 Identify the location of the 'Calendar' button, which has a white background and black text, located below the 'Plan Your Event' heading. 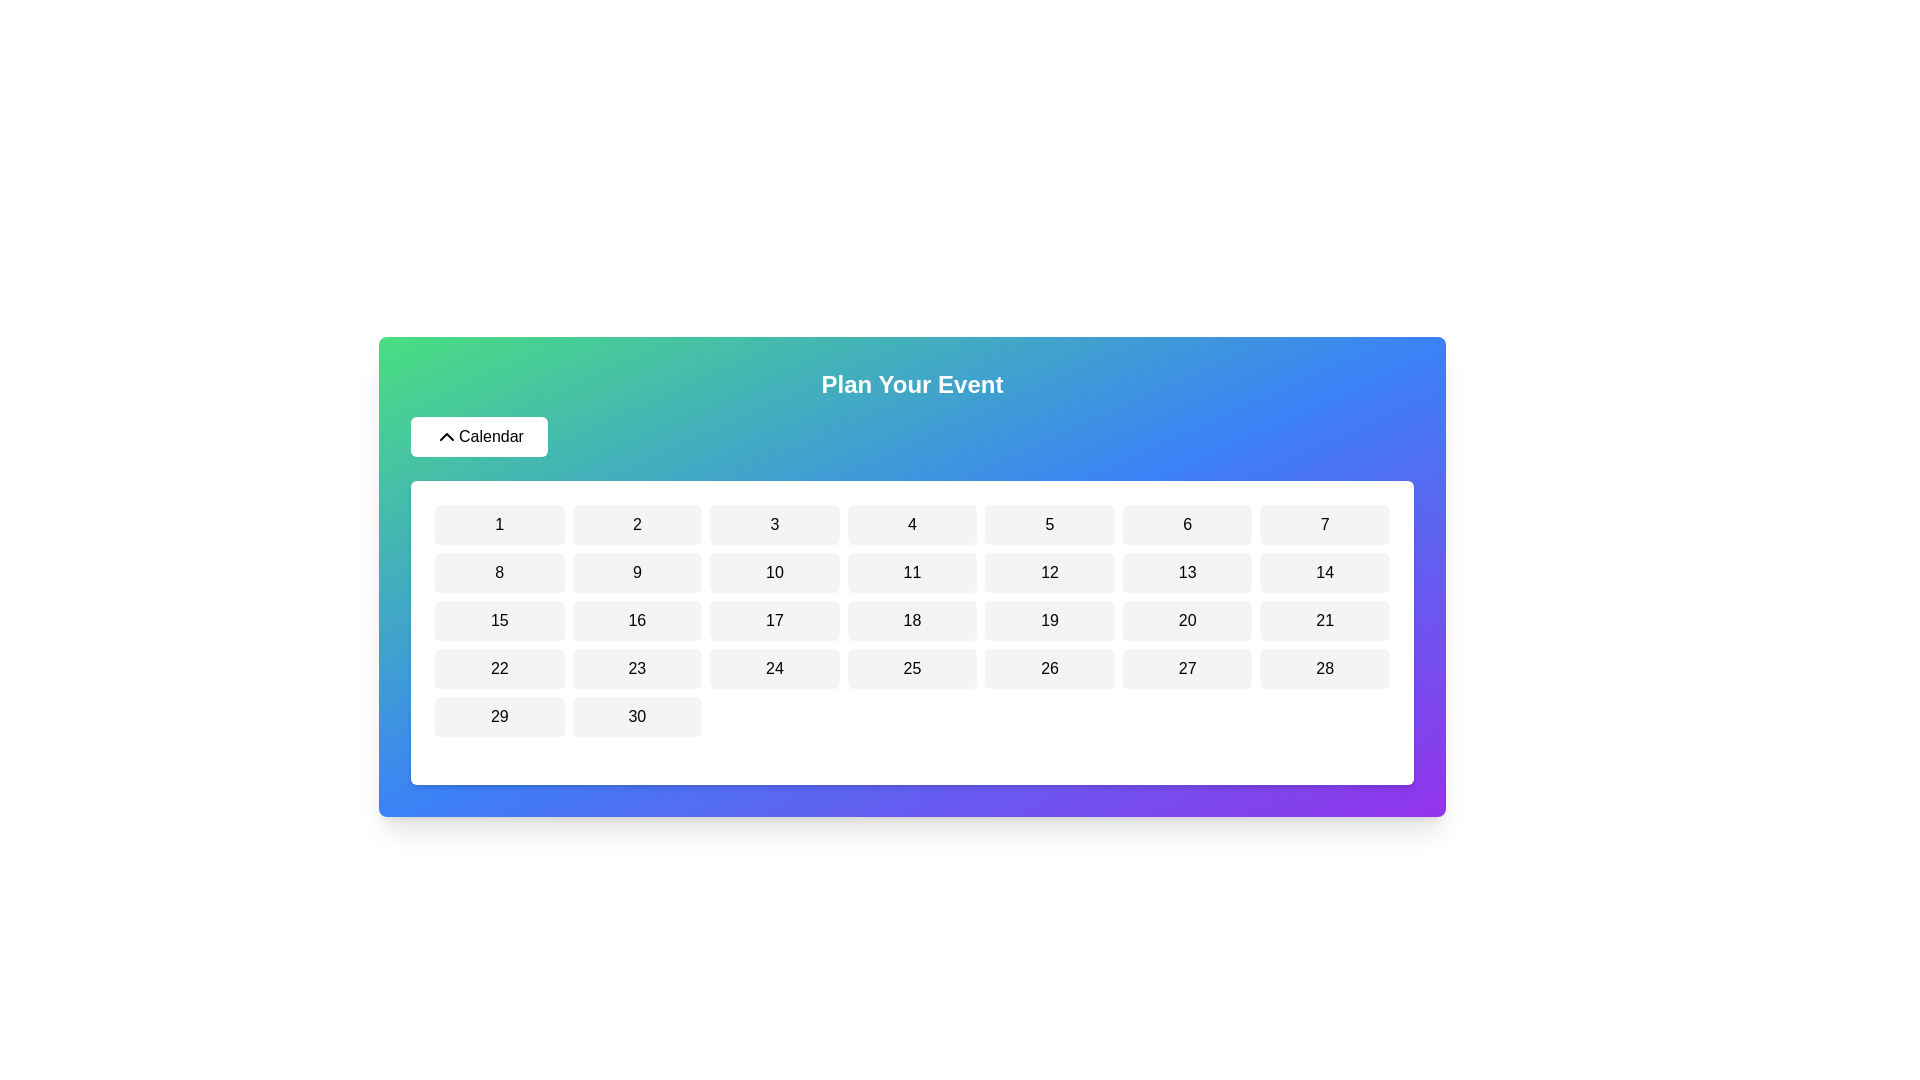
(478, 435).